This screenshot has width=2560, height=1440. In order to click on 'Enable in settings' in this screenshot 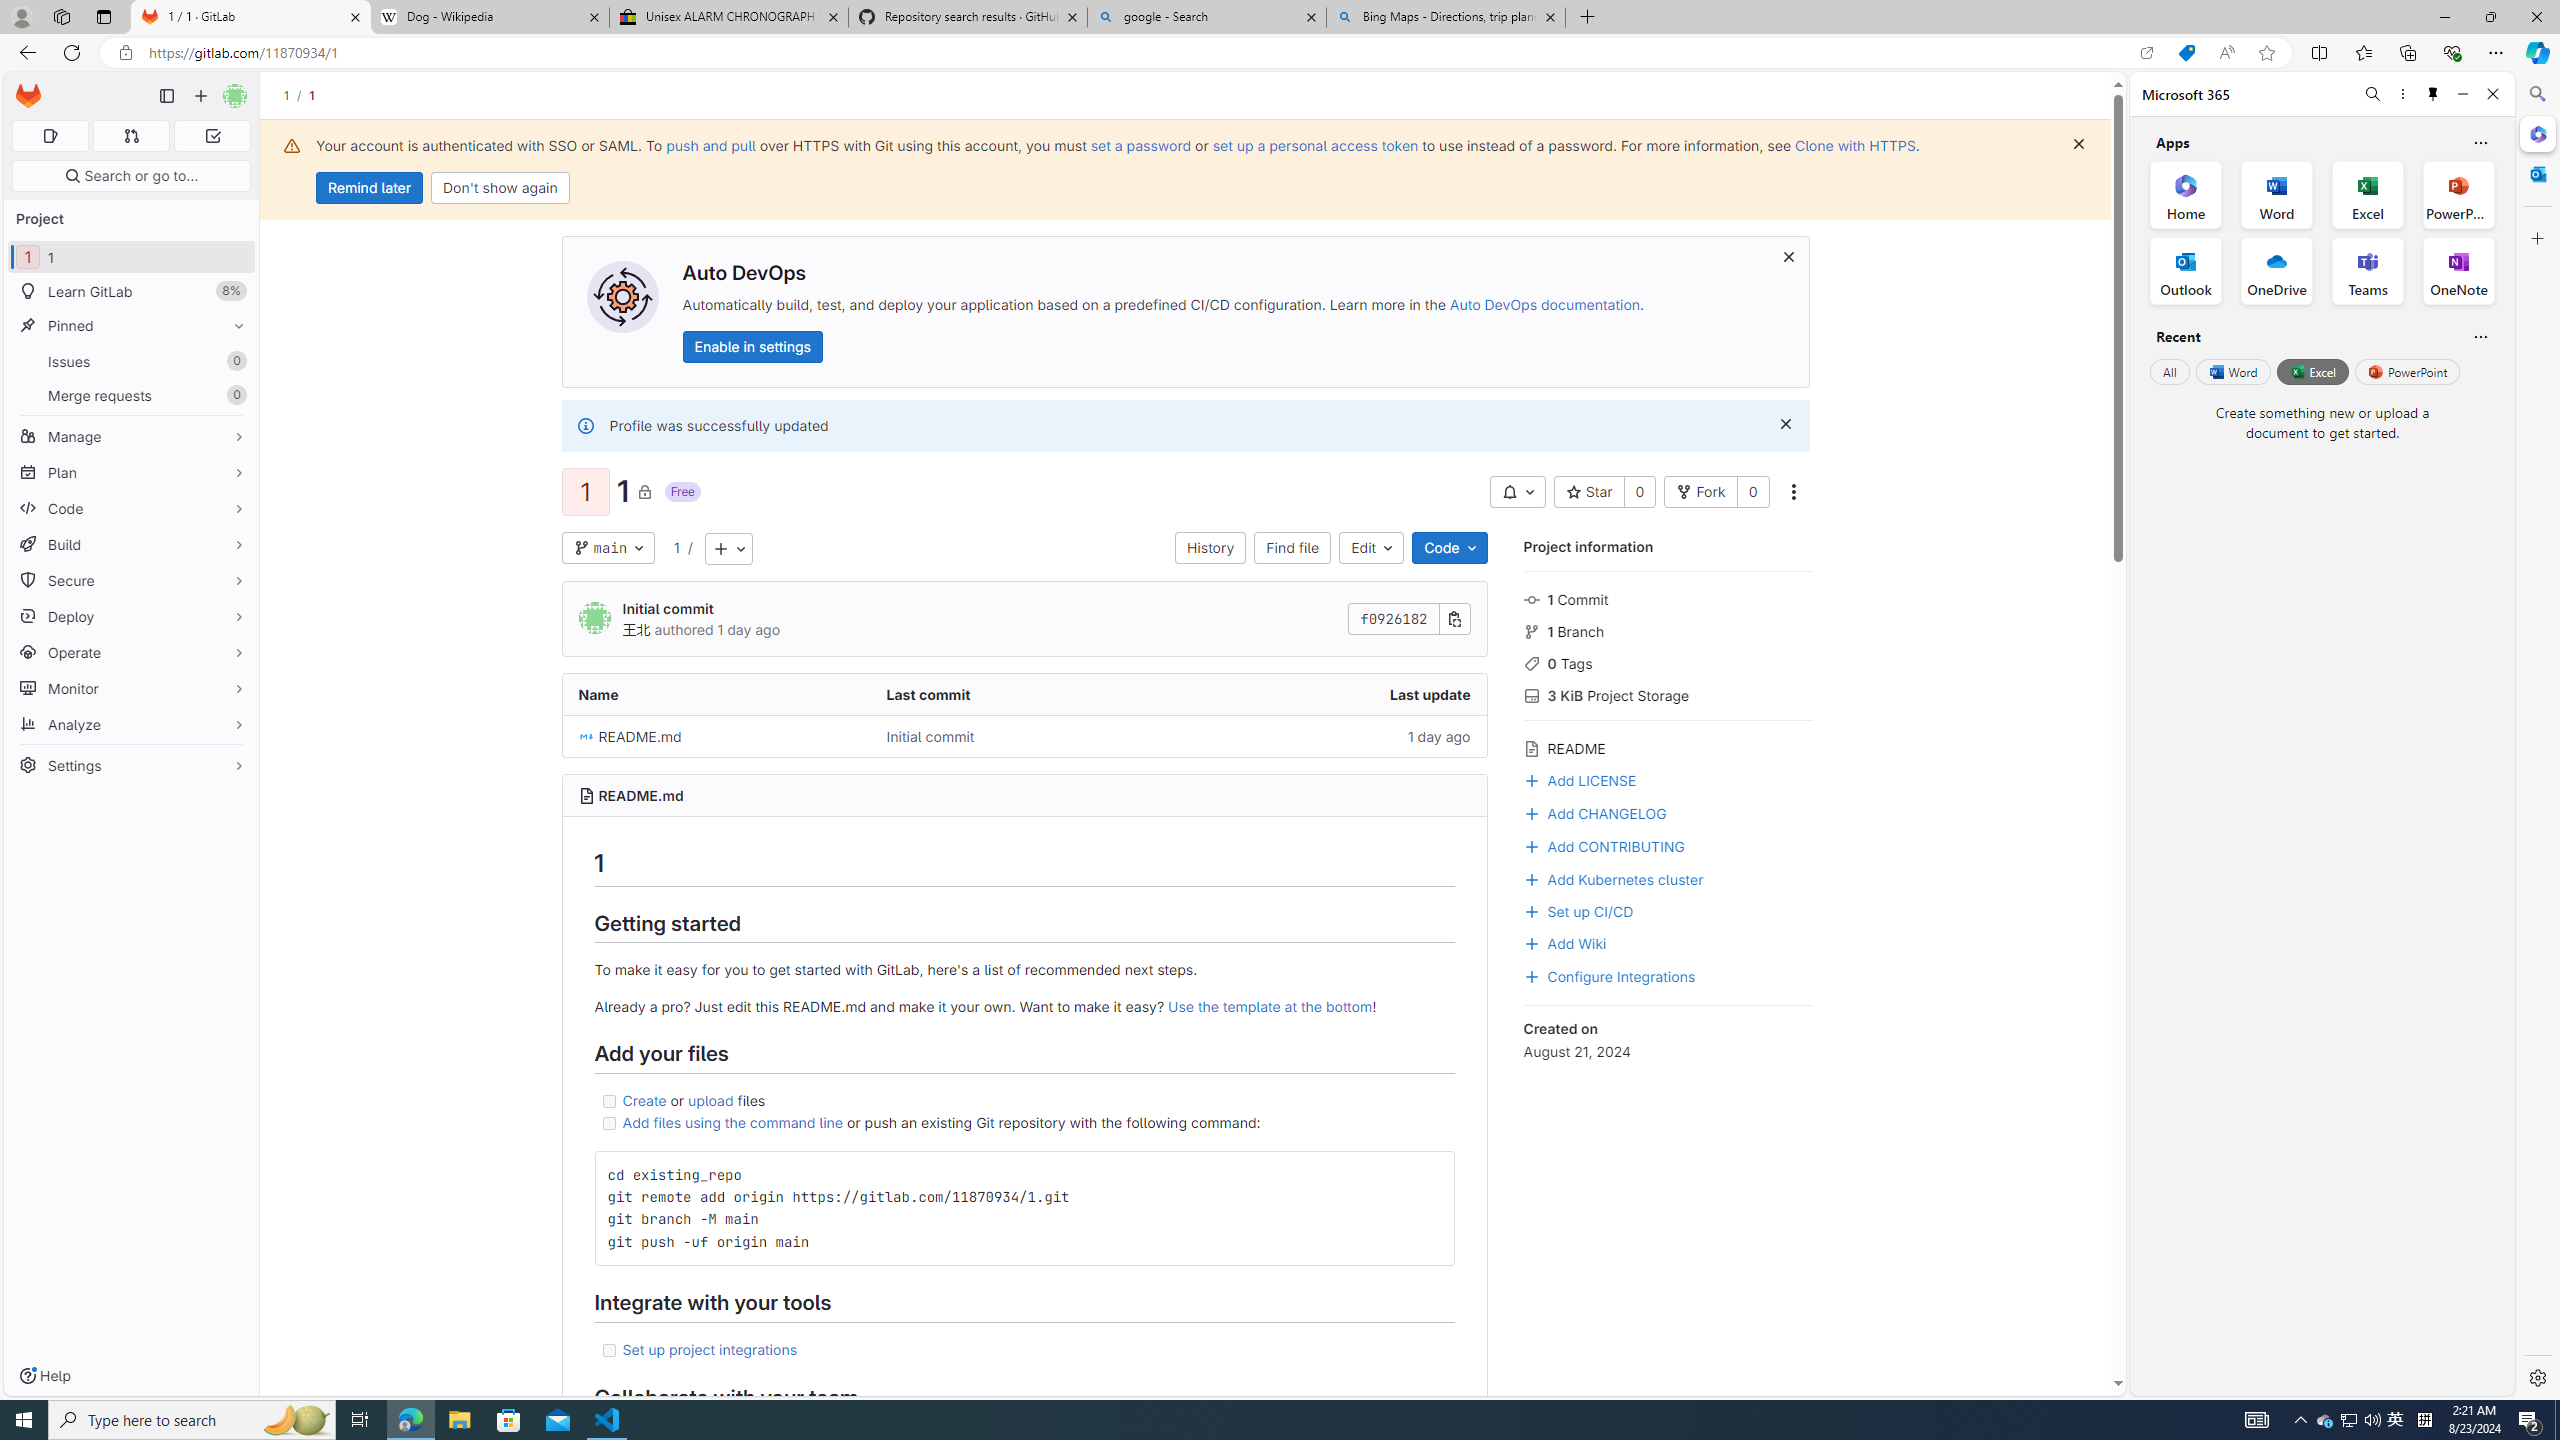, I will do `click(750, 346)`.